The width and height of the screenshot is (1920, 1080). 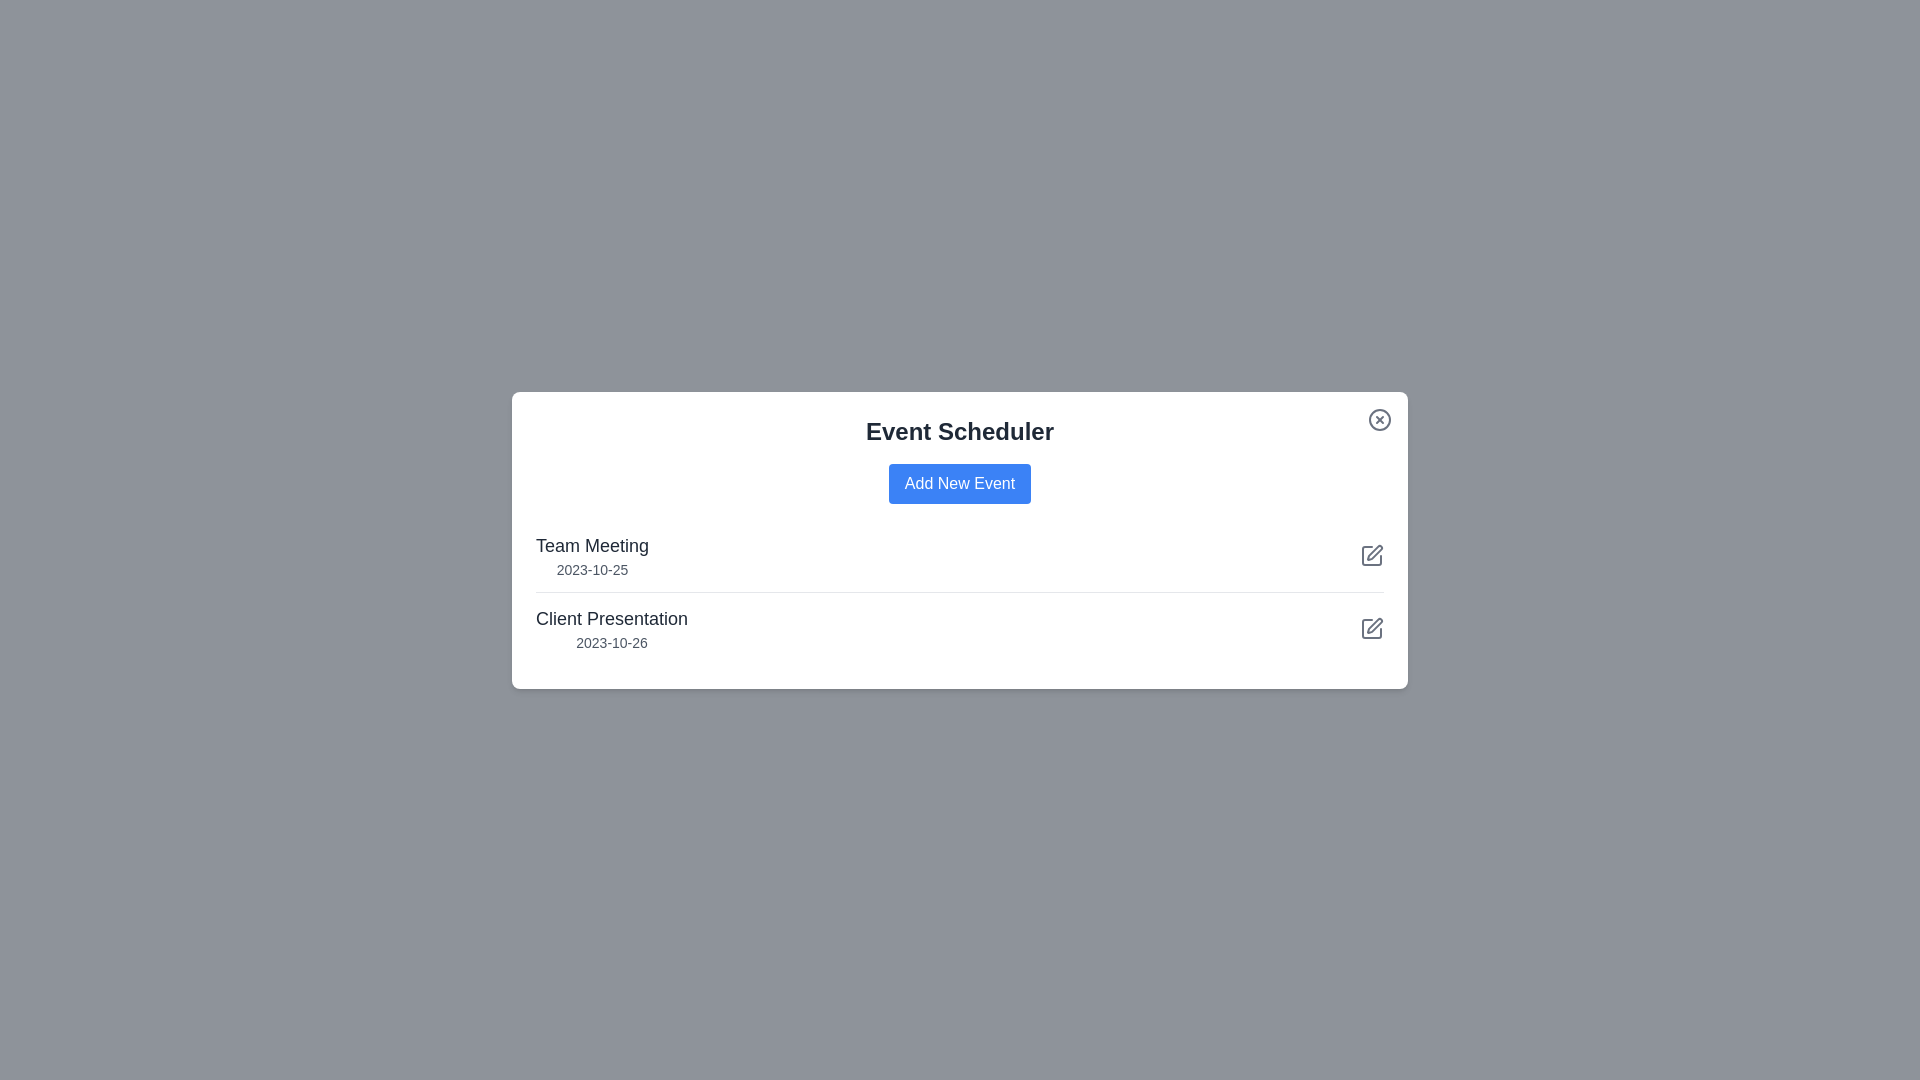 I want to click on the edit icon located to the right of the 'Team Meeting' text to initiate the edit function, so click(x=1371, y=555).